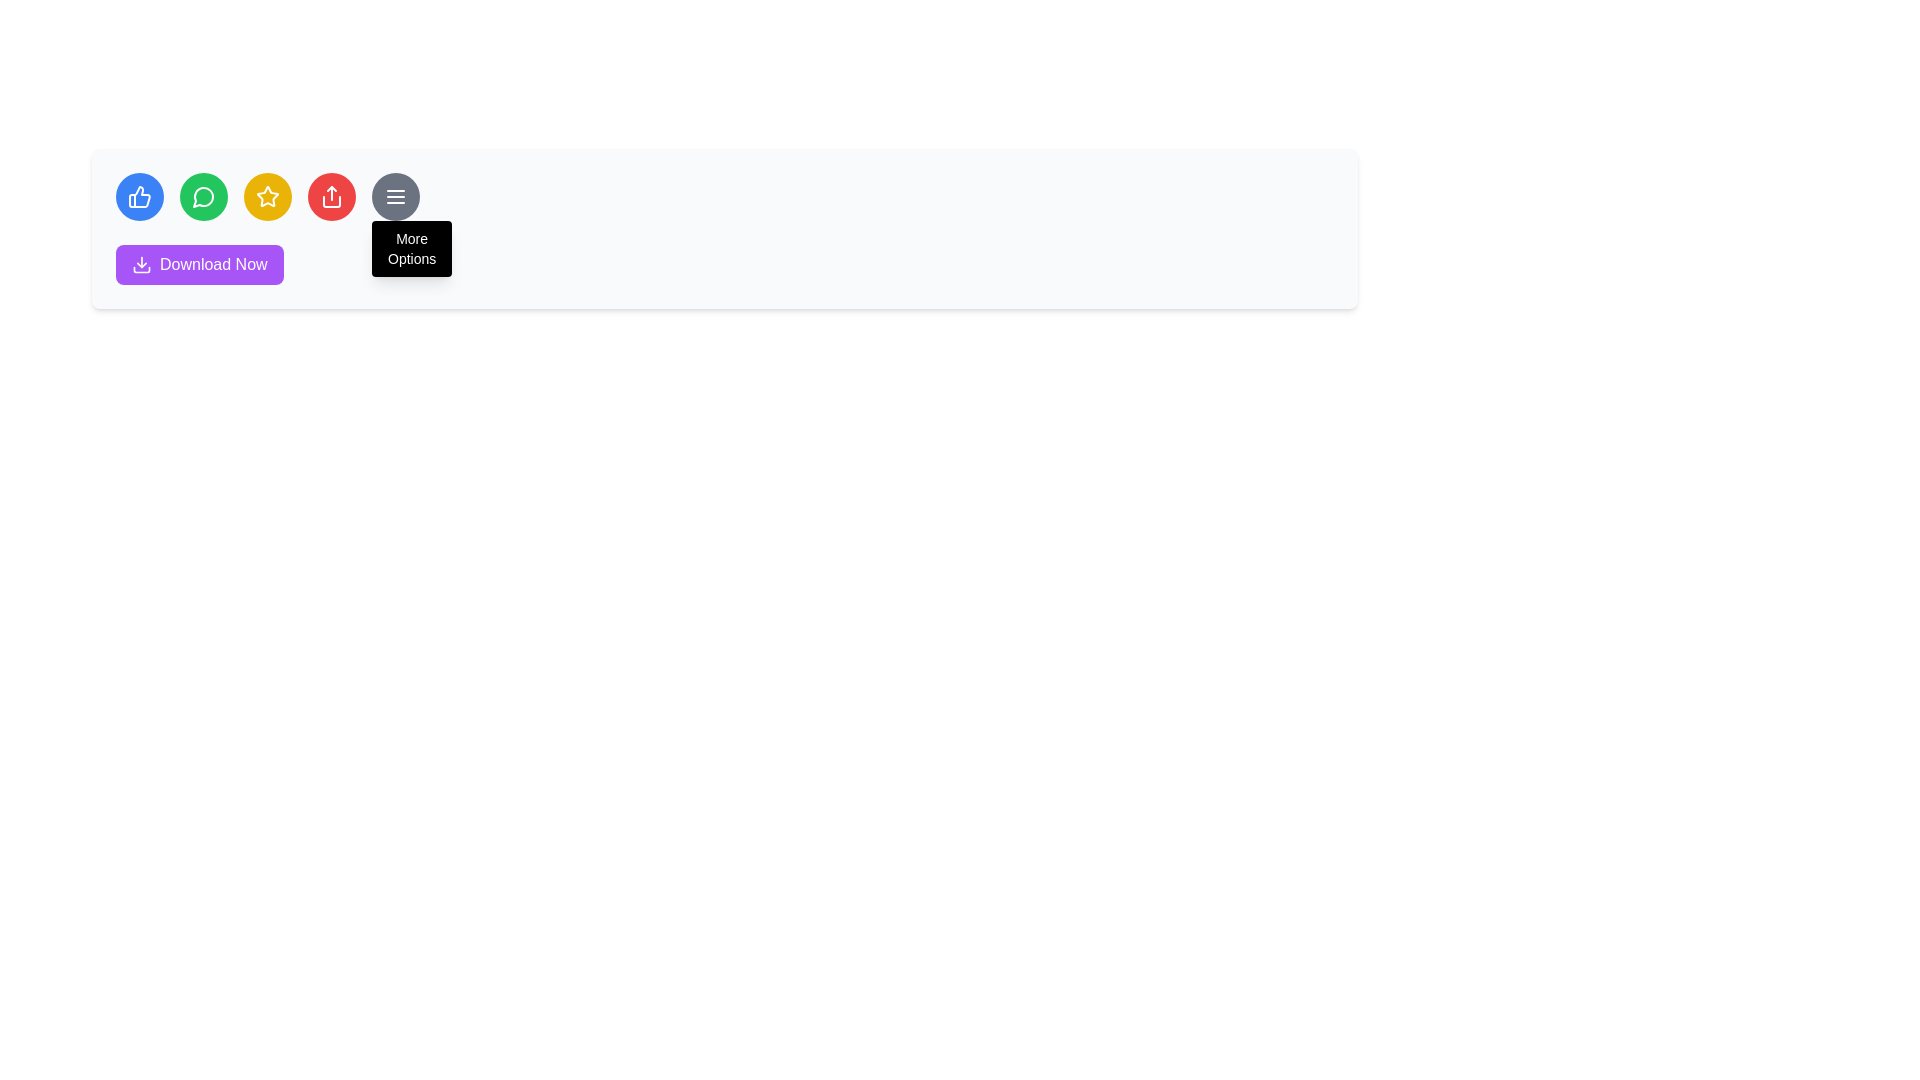 This screenshot has height=1080, width=1920. I want to click on the blue circular button with a white thumbs-up icon located at the top of the interface, which is the first button in a row of colorful buttons, so click(138, 196).